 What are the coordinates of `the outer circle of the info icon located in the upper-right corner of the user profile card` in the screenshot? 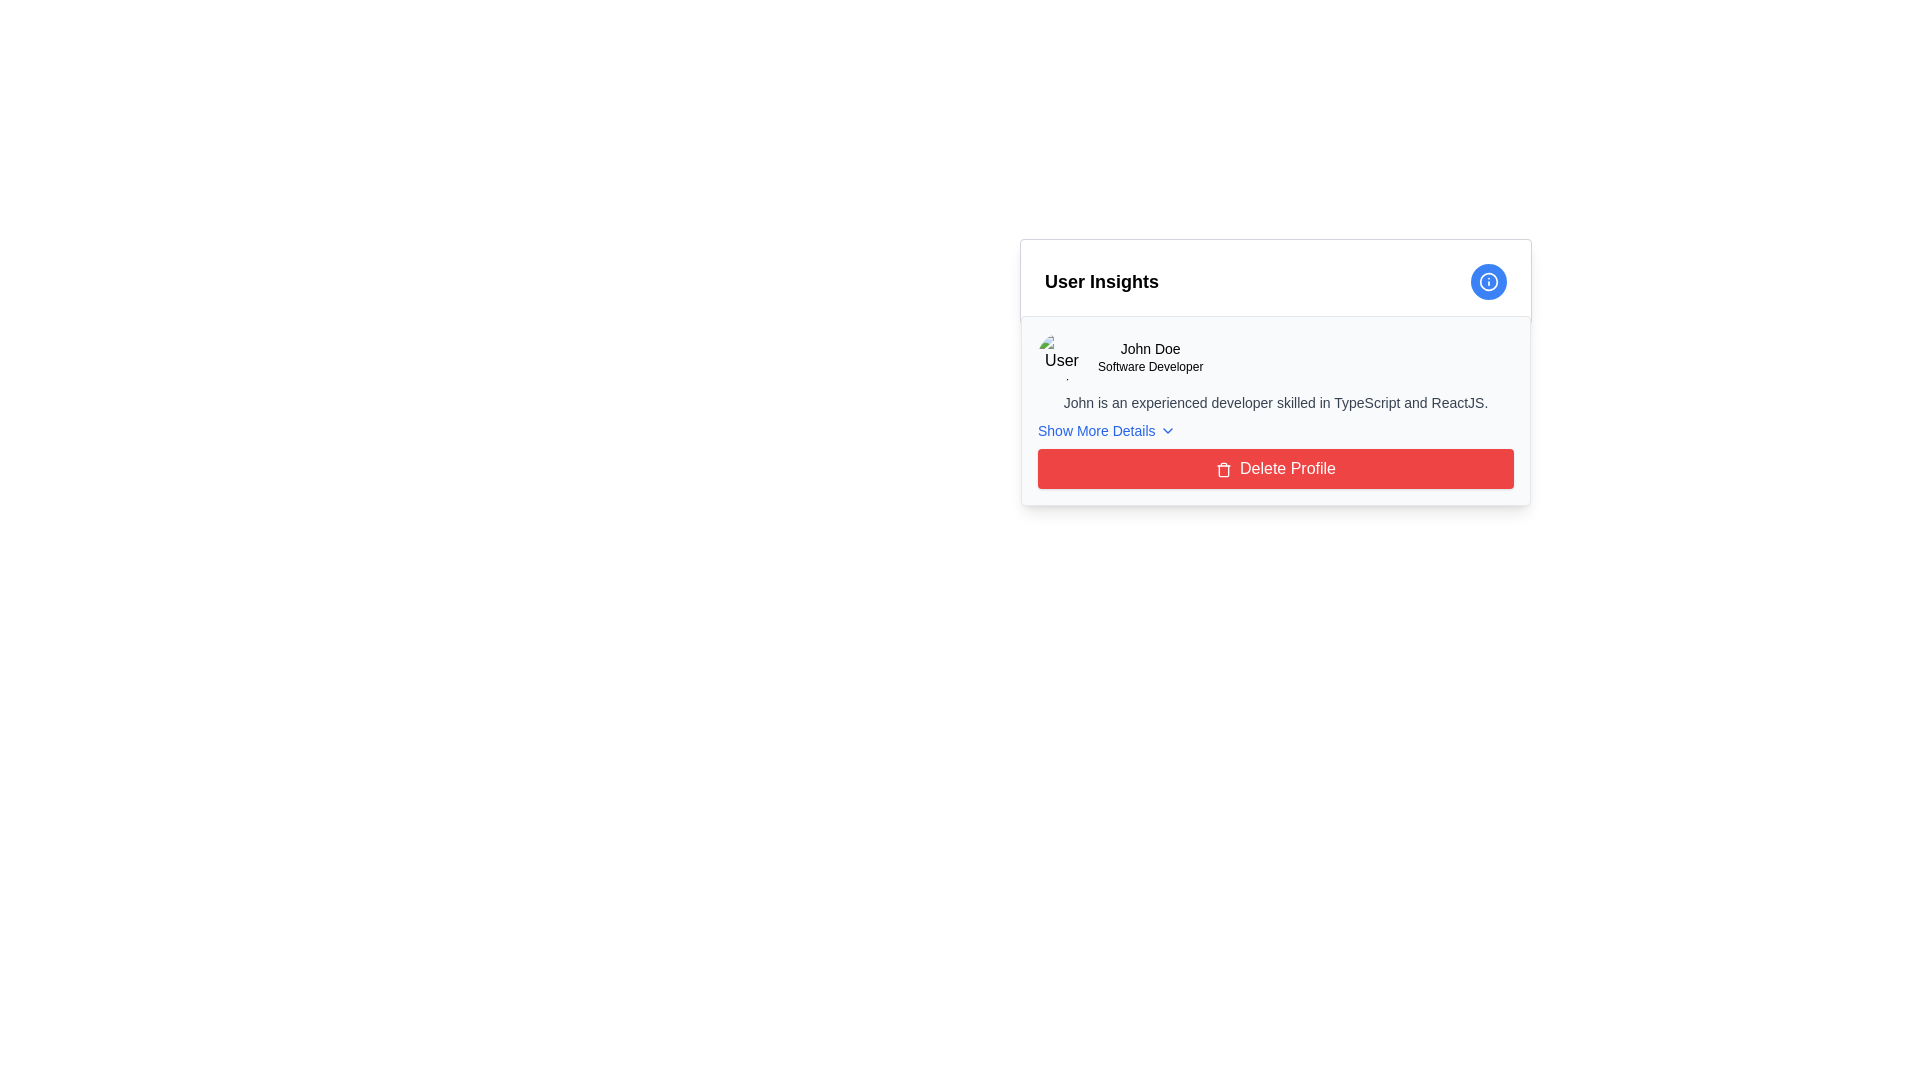 It's located at (1488, 281).